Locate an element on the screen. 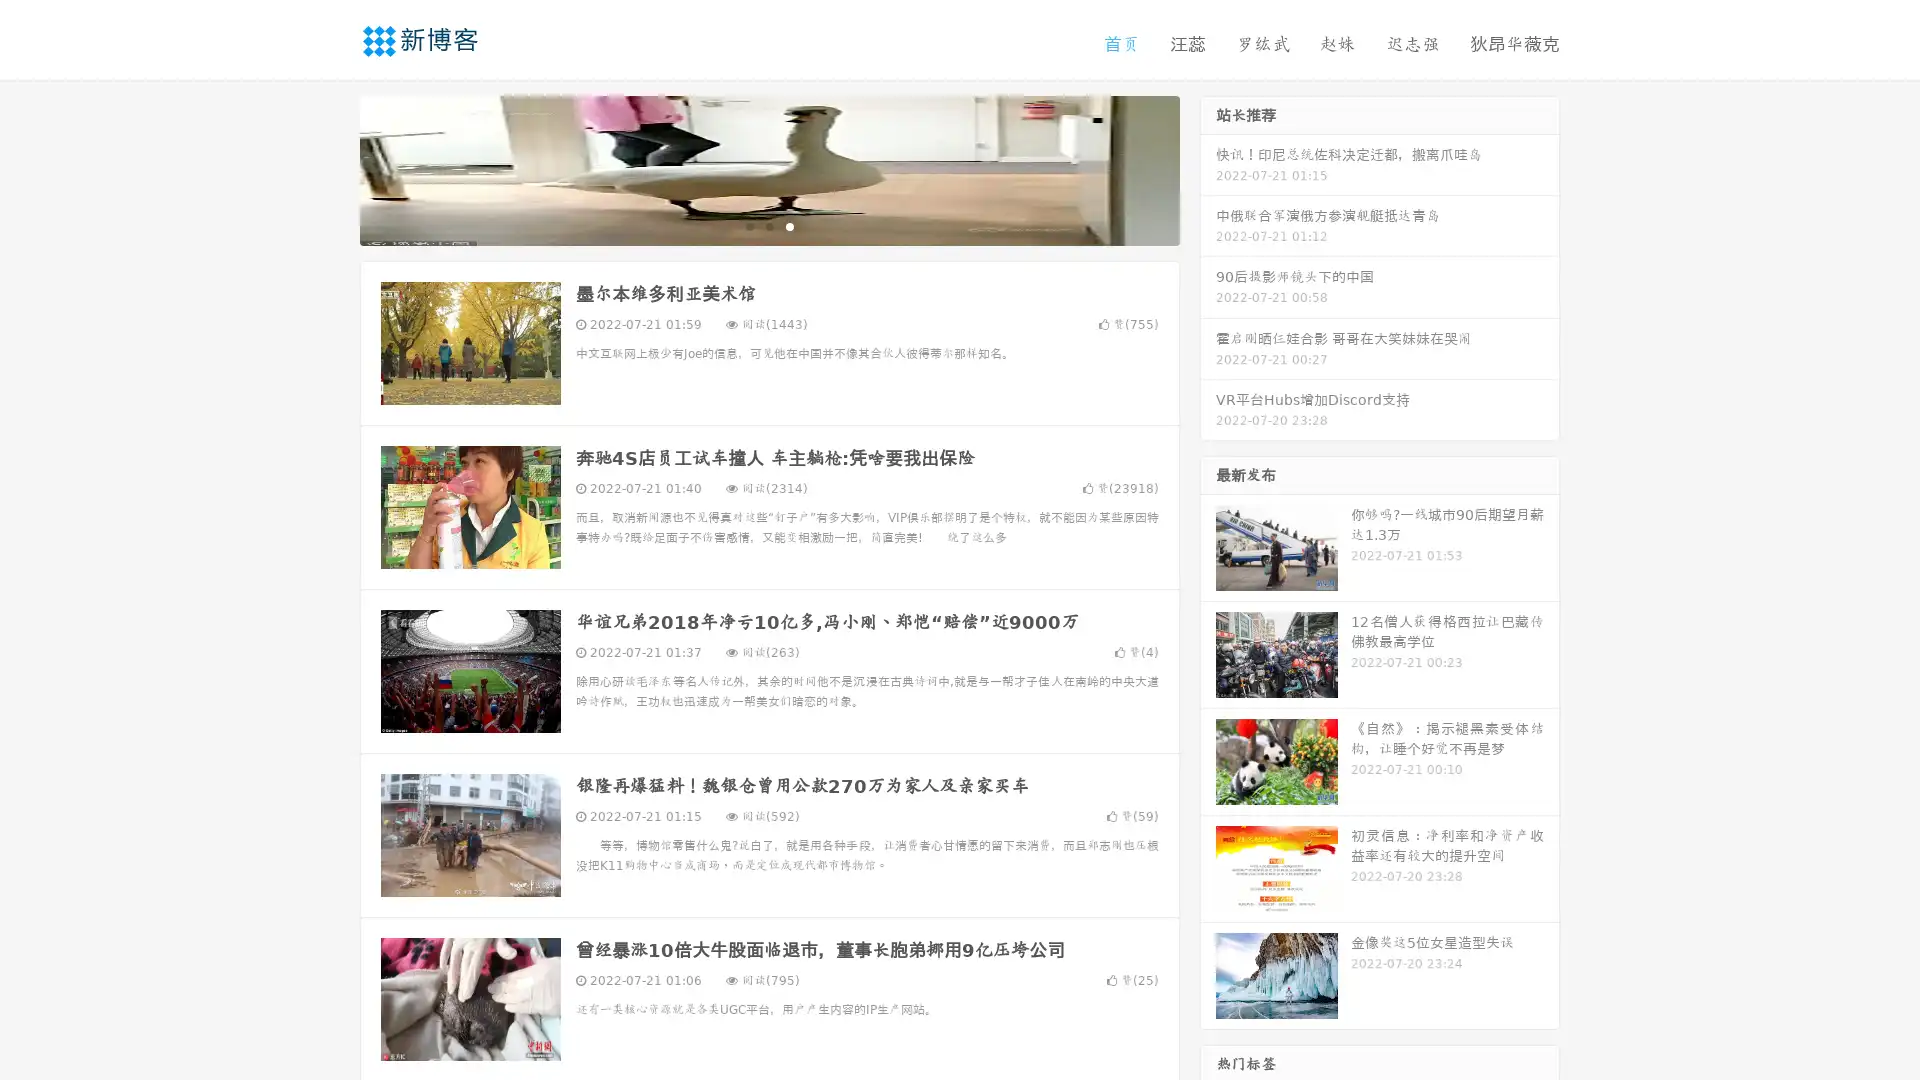  Go to slide 1 is located at coordinates (748, 225).